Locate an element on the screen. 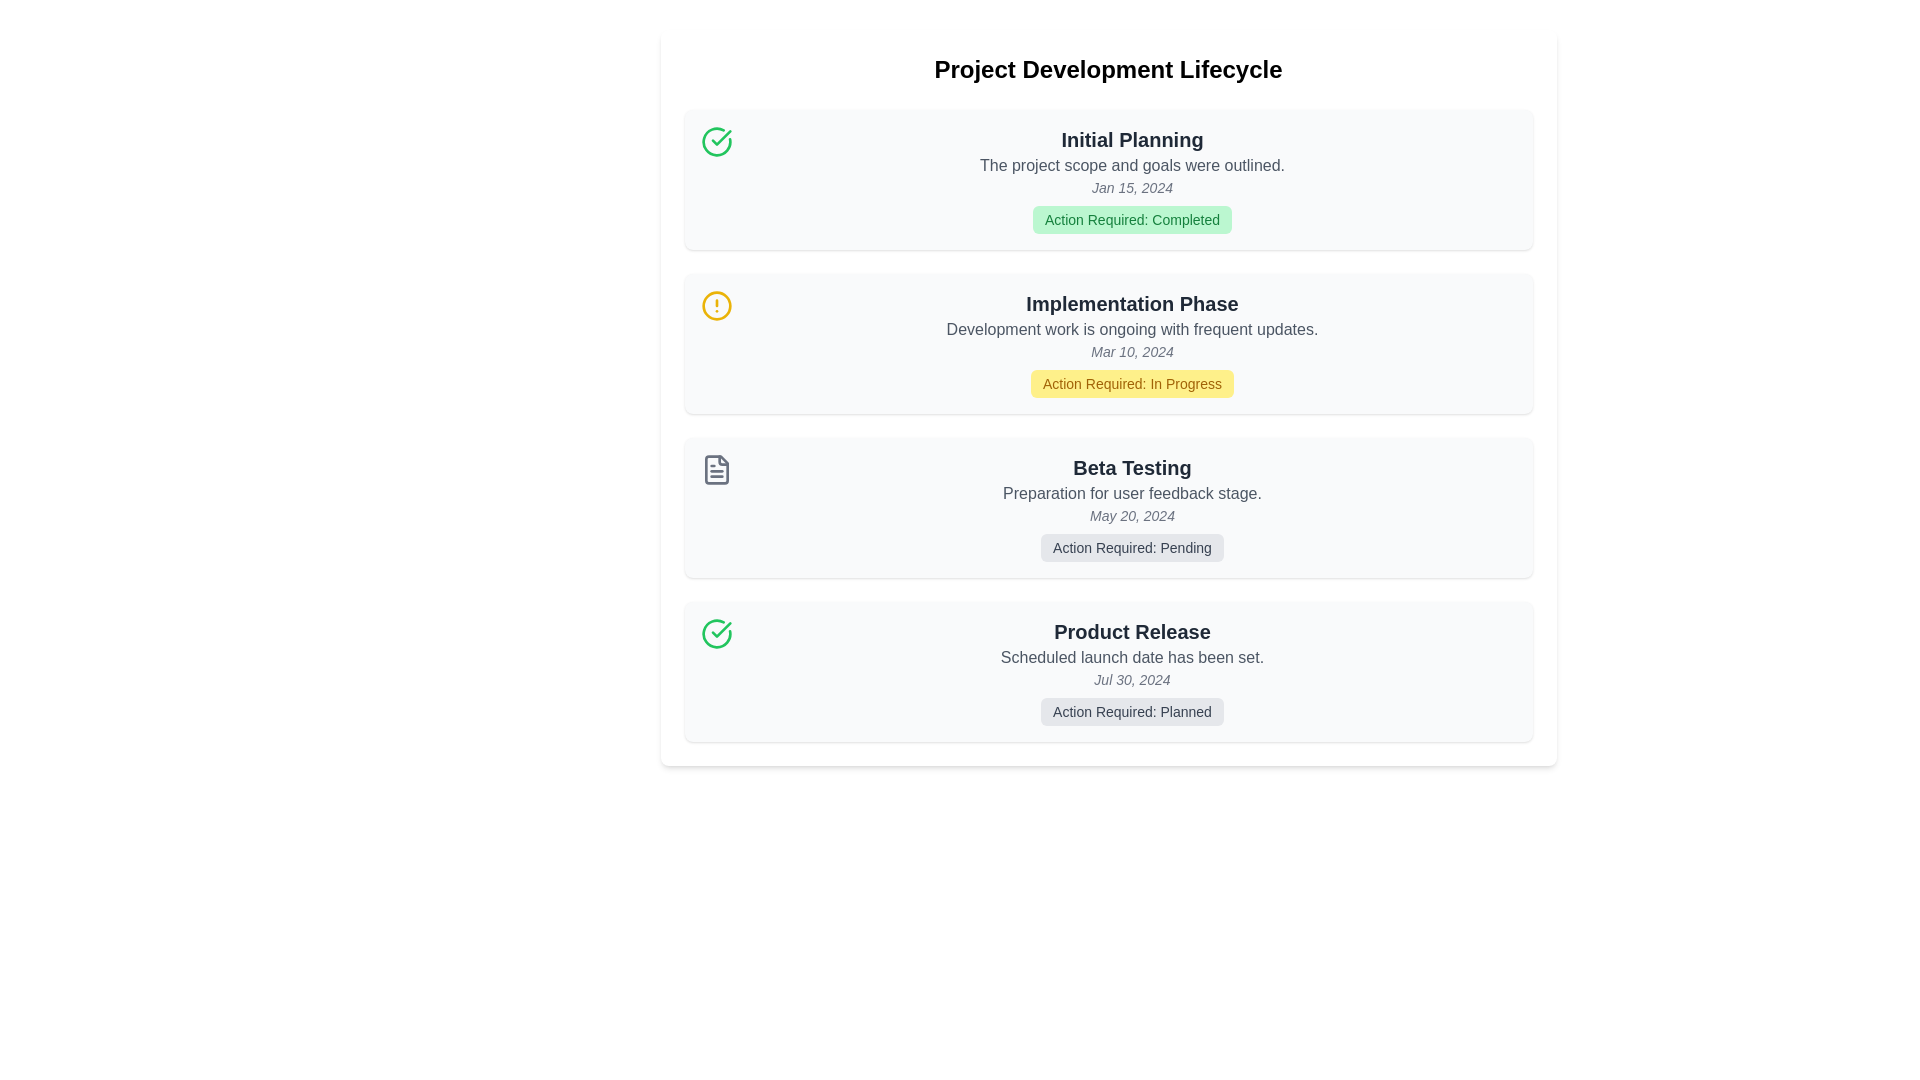 The height and width of the screenshot is (1080, 1920). the text label displaying 'Jul 30, 2024', which is styled in gray, italicized font and is positioned between the subtitle 'Scheduled launch date has been set.' and the label 'Action Required: Planned' is located at coordinates (1132, 678).